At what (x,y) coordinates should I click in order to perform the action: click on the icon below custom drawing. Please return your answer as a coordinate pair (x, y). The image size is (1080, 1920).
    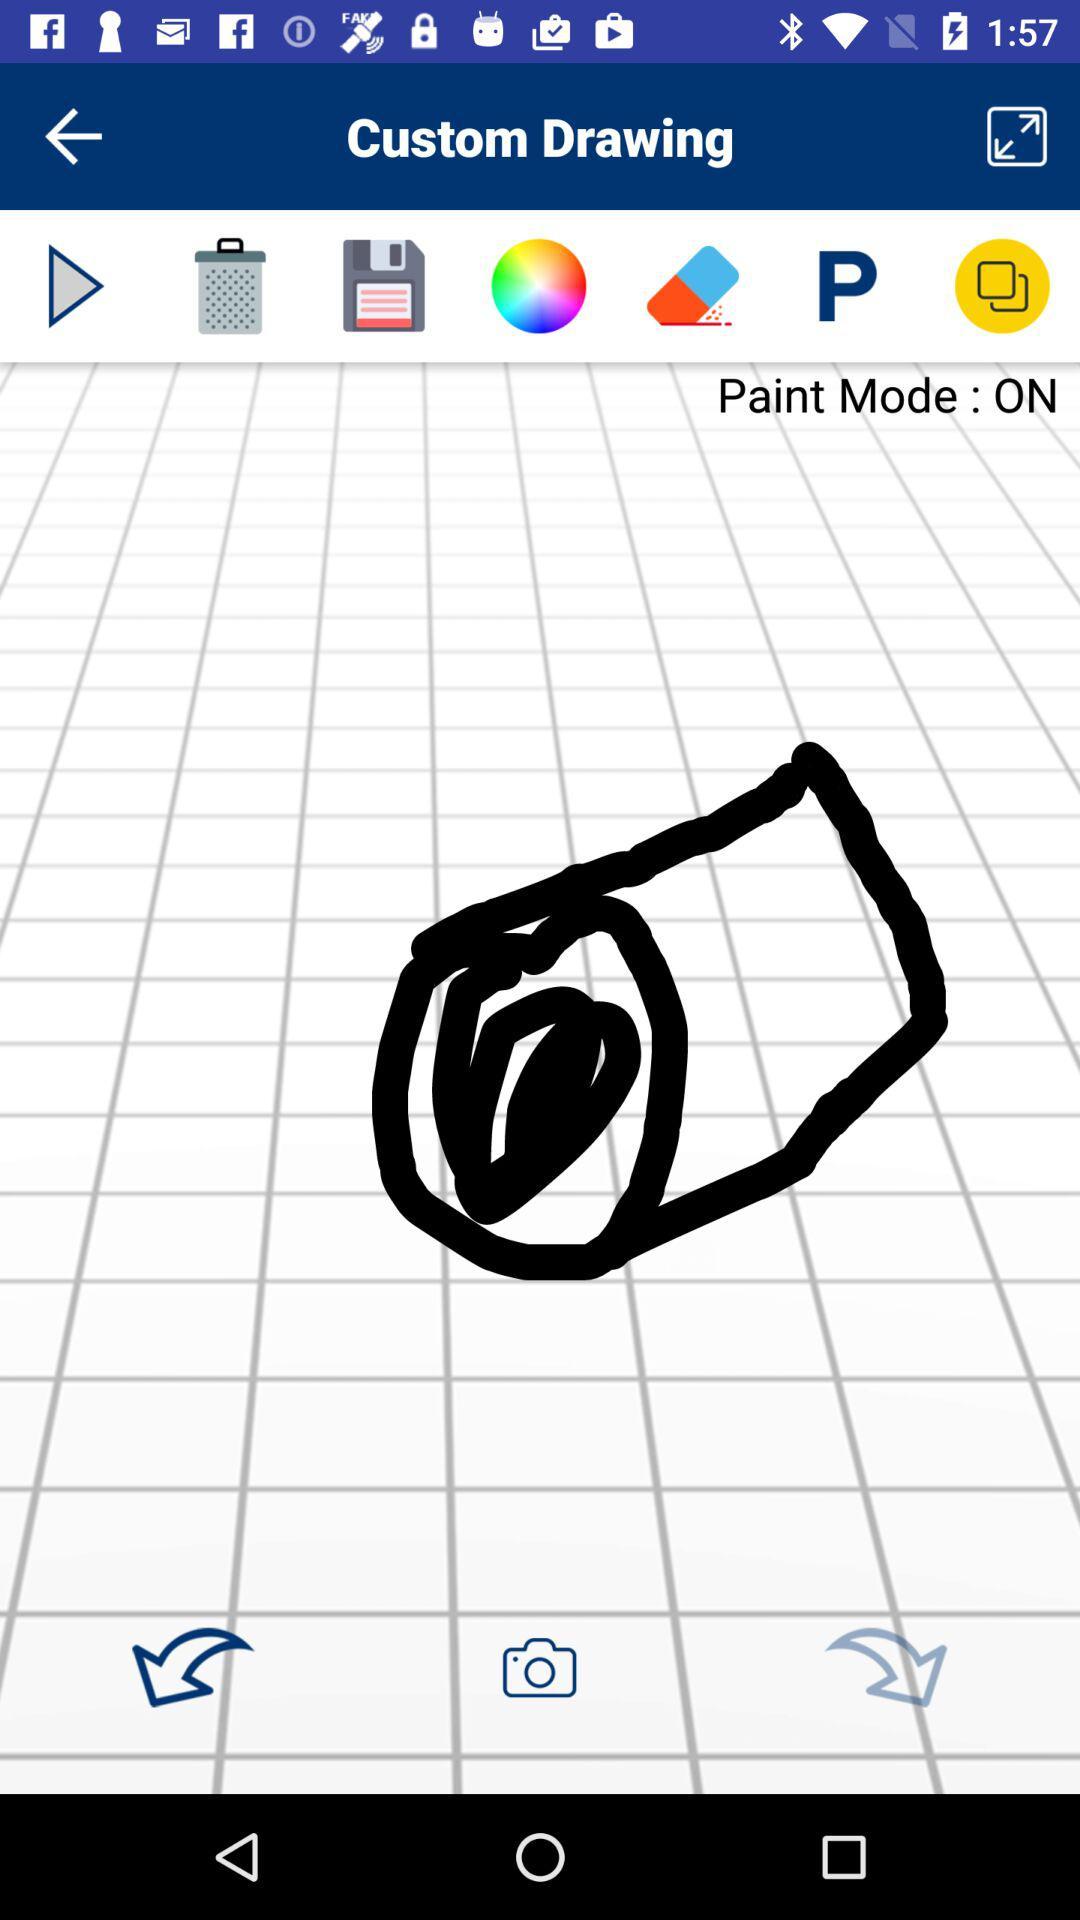
    Looking at the image, I should click on (384, 285).